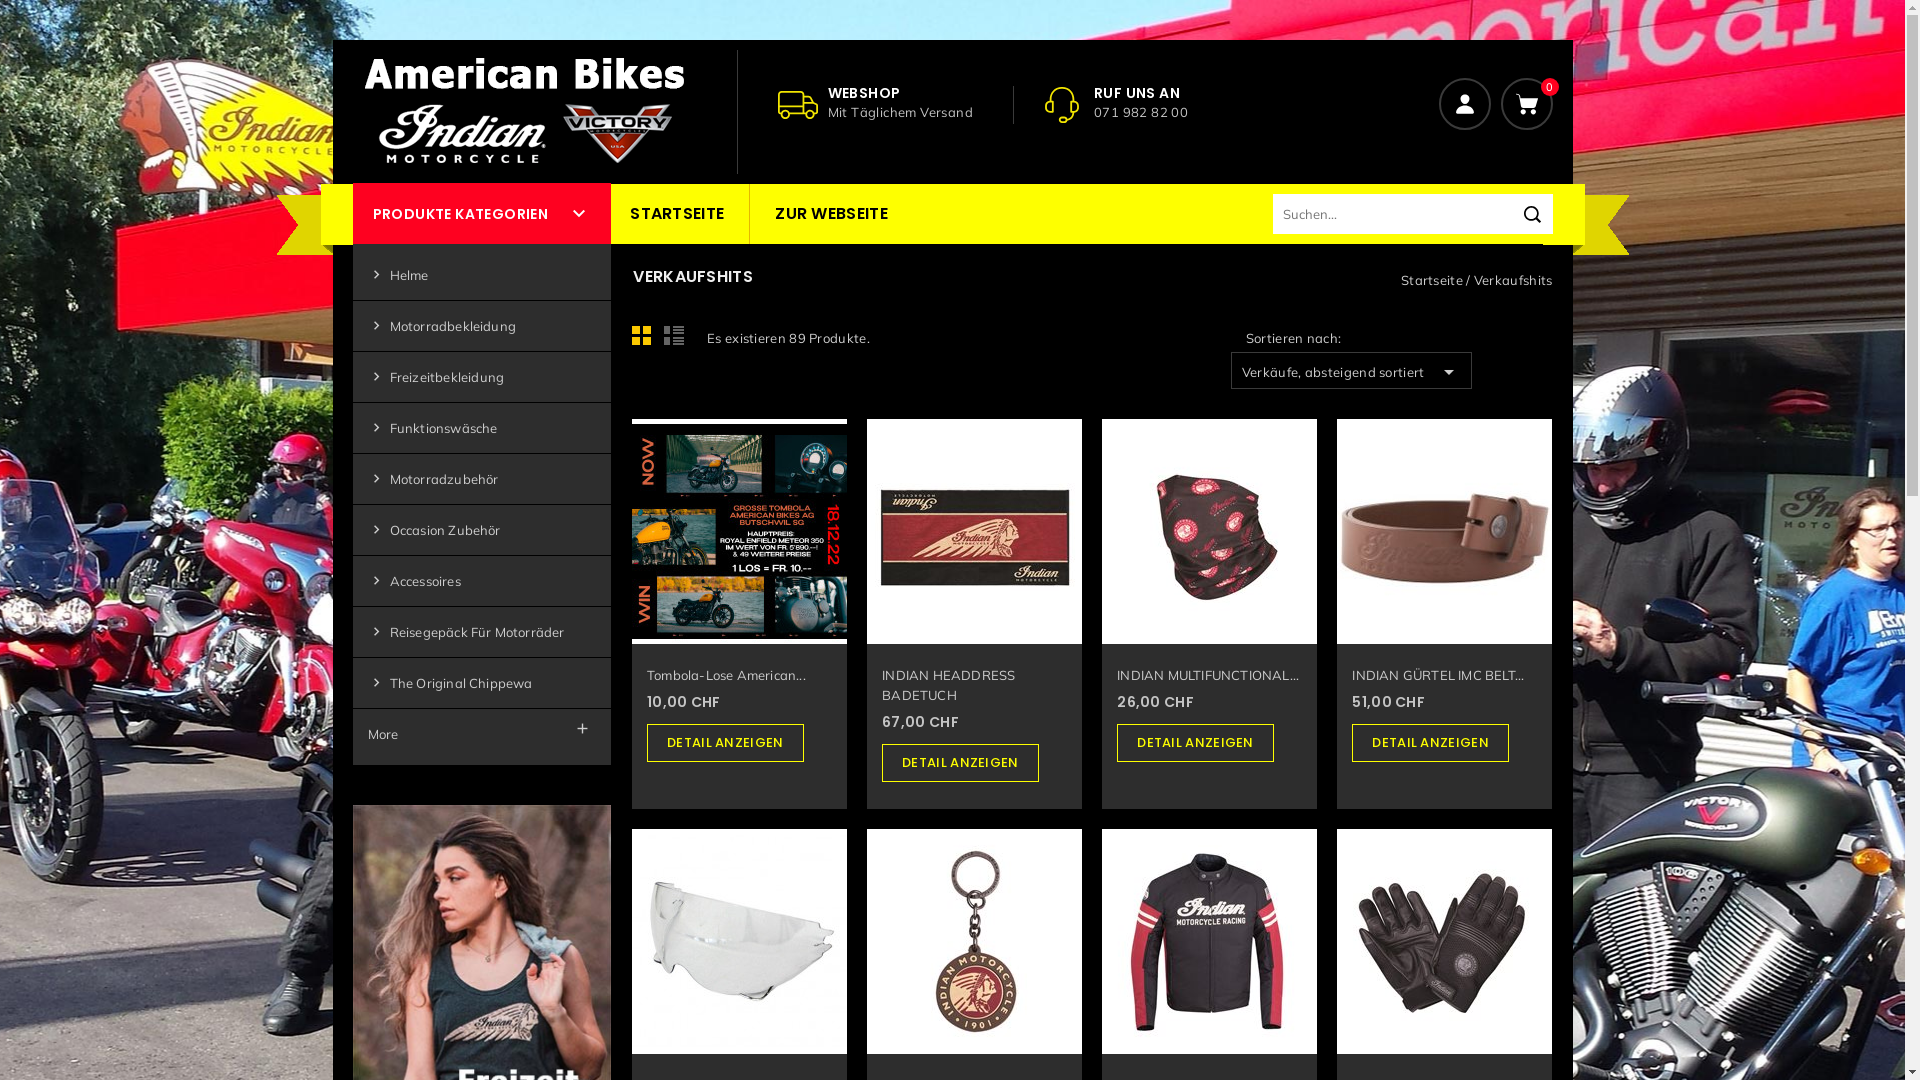 The width and height of the screenshot is (1920, 1080). What do you see at coordinates (647, 339) in the screenshot?
I see `'Grid'` at bounding box center [647, 339].